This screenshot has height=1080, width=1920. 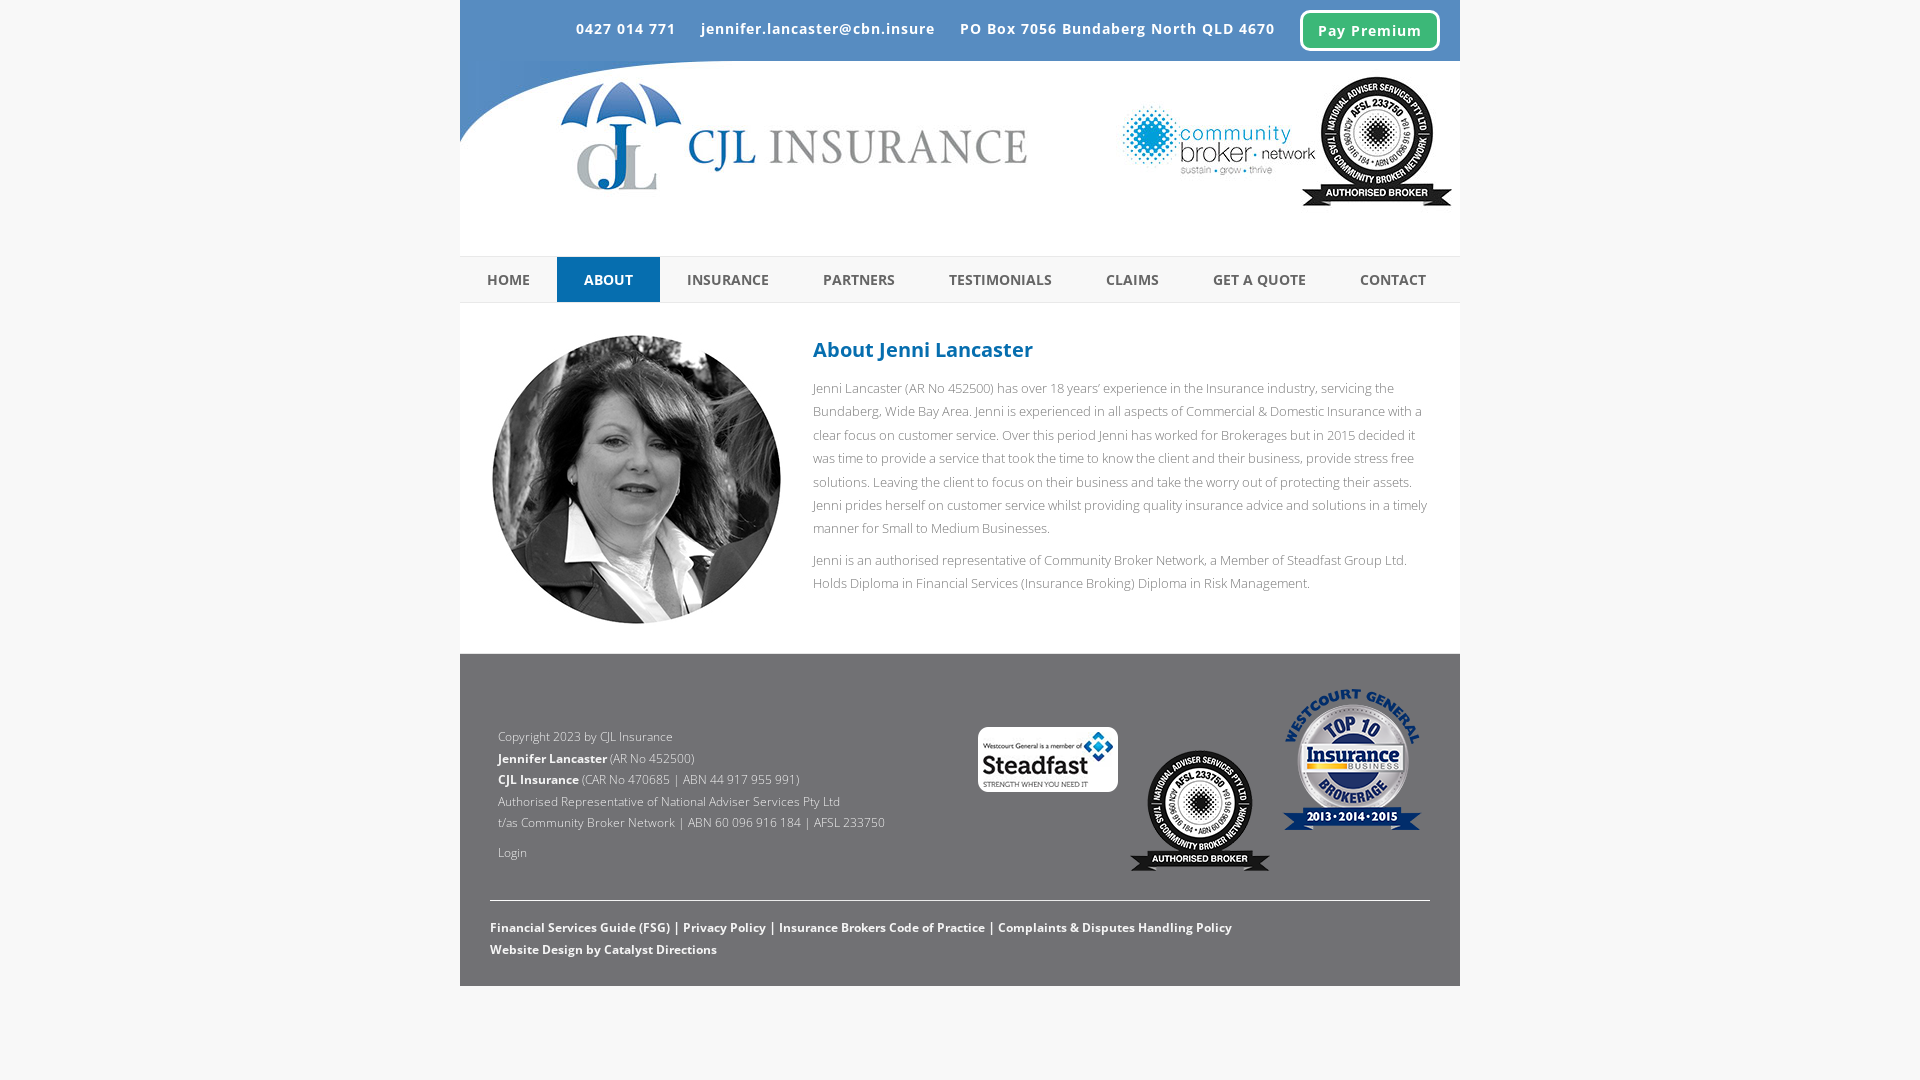 I want to click on 'GET A QUOTE', so click(x=1258, y=279).